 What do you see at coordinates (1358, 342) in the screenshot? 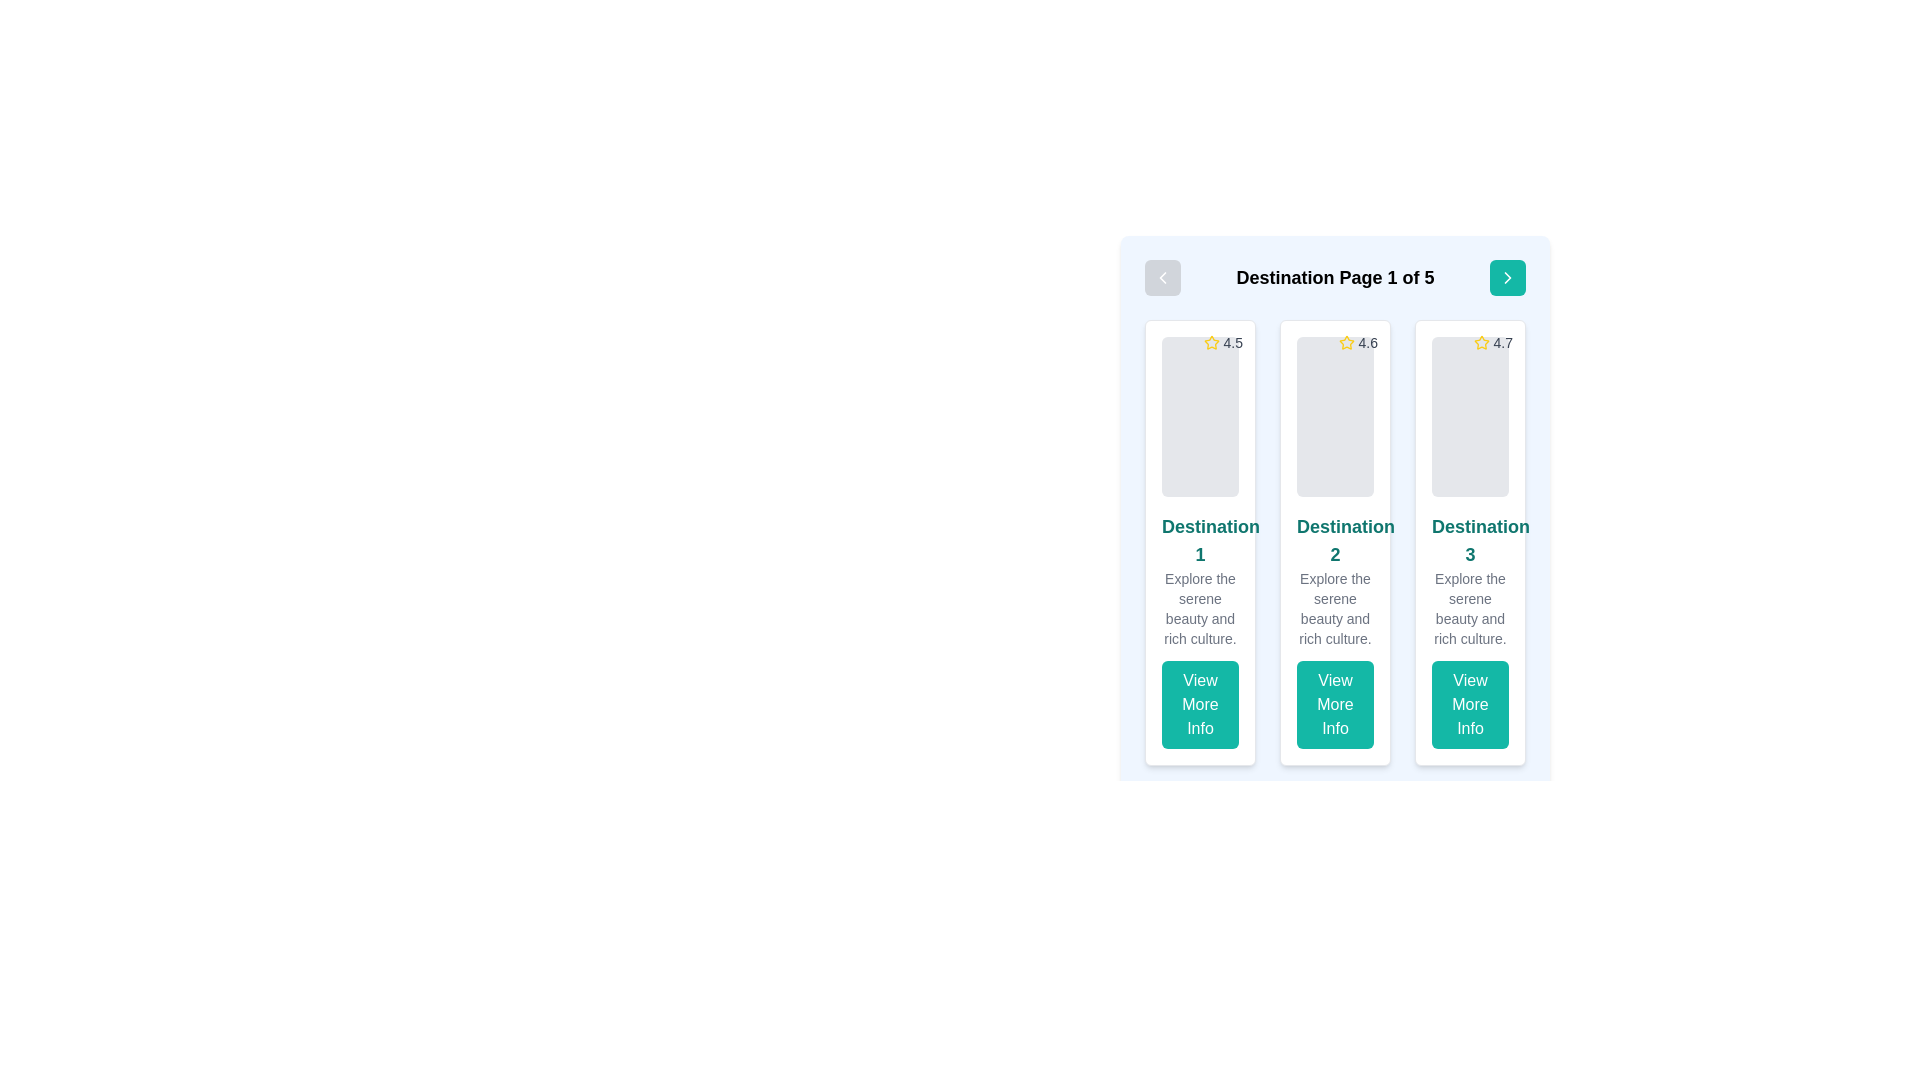
I see `the rating label text with an icon in the top-right corner of the 'Destination 2' card, which is the second card in a list of three horizontally aligned cards` at bounding box center [1358, 342].